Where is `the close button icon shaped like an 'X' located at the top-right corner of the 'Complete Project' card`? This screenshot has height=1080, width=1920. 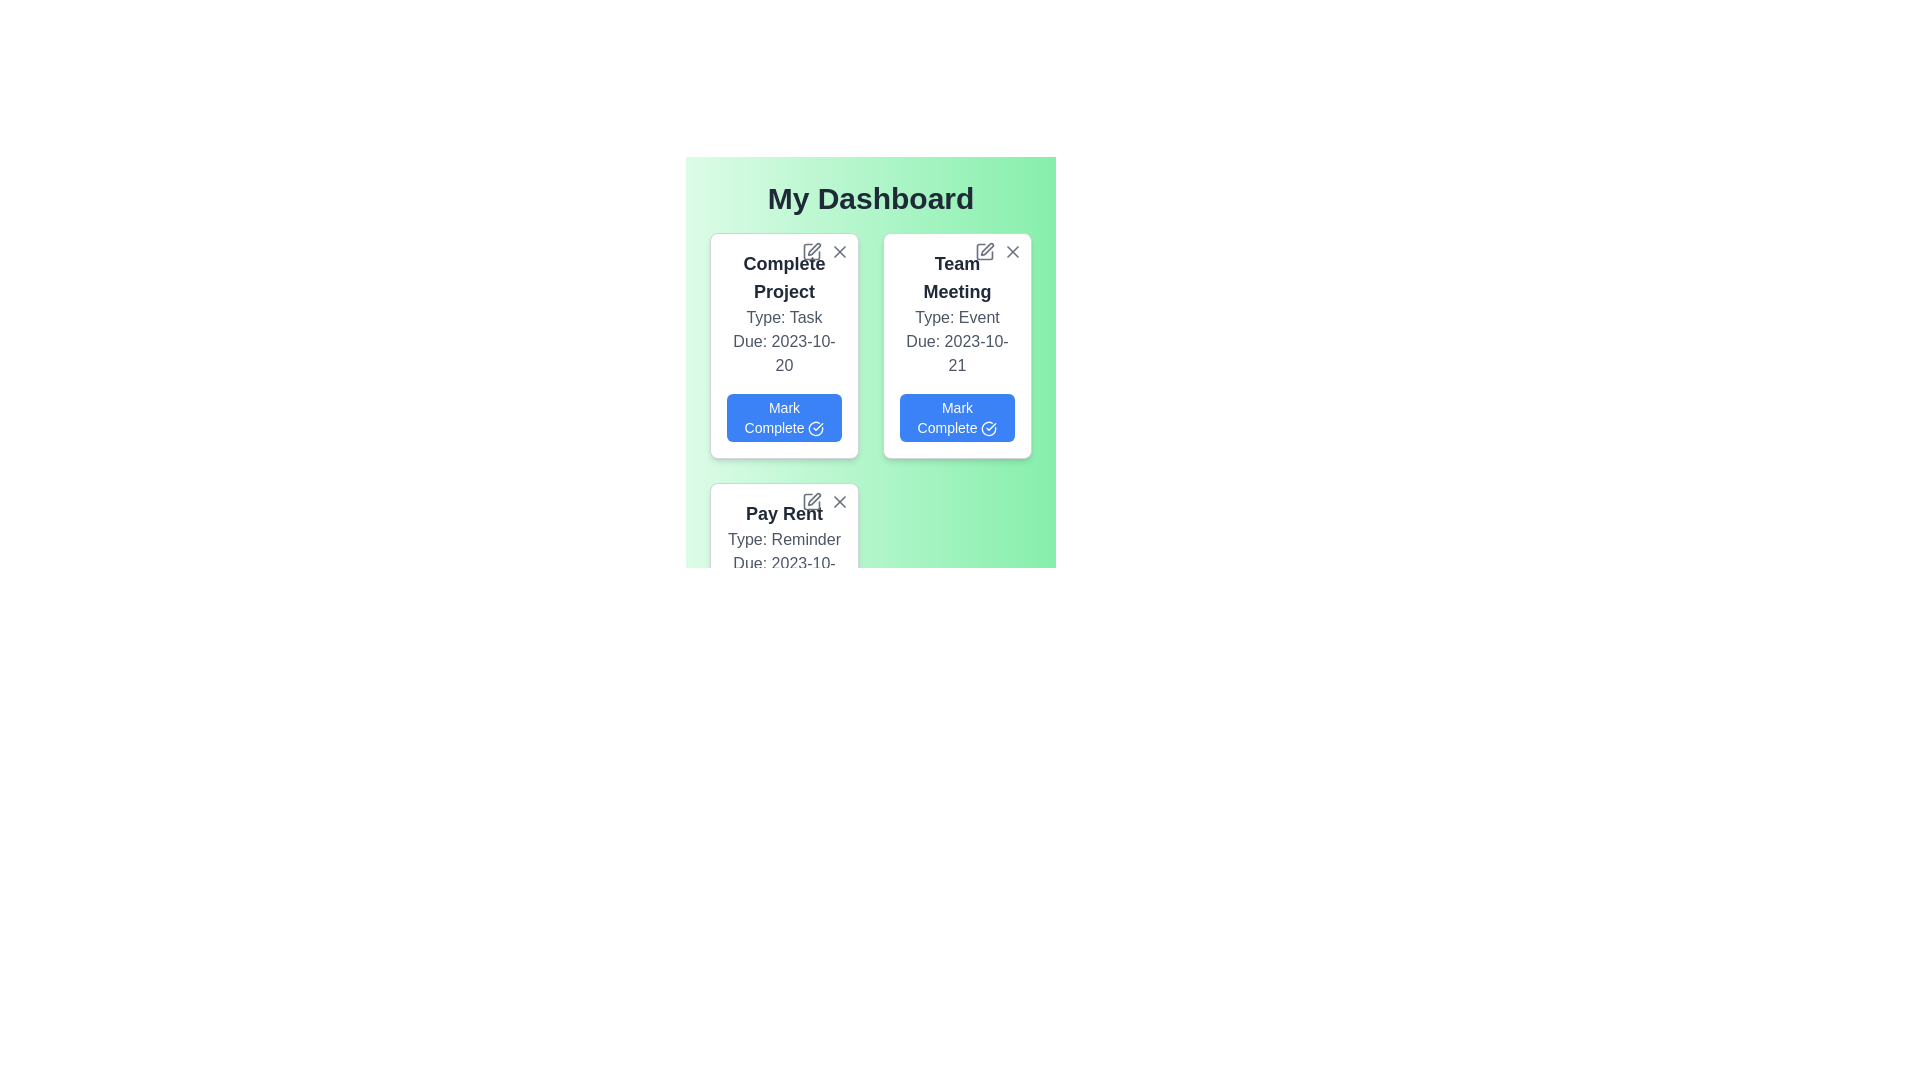 the close button icon shaped like an 'X' located at the top-right corner of the 'Complete Project' card is located at coordinates (840, 250).